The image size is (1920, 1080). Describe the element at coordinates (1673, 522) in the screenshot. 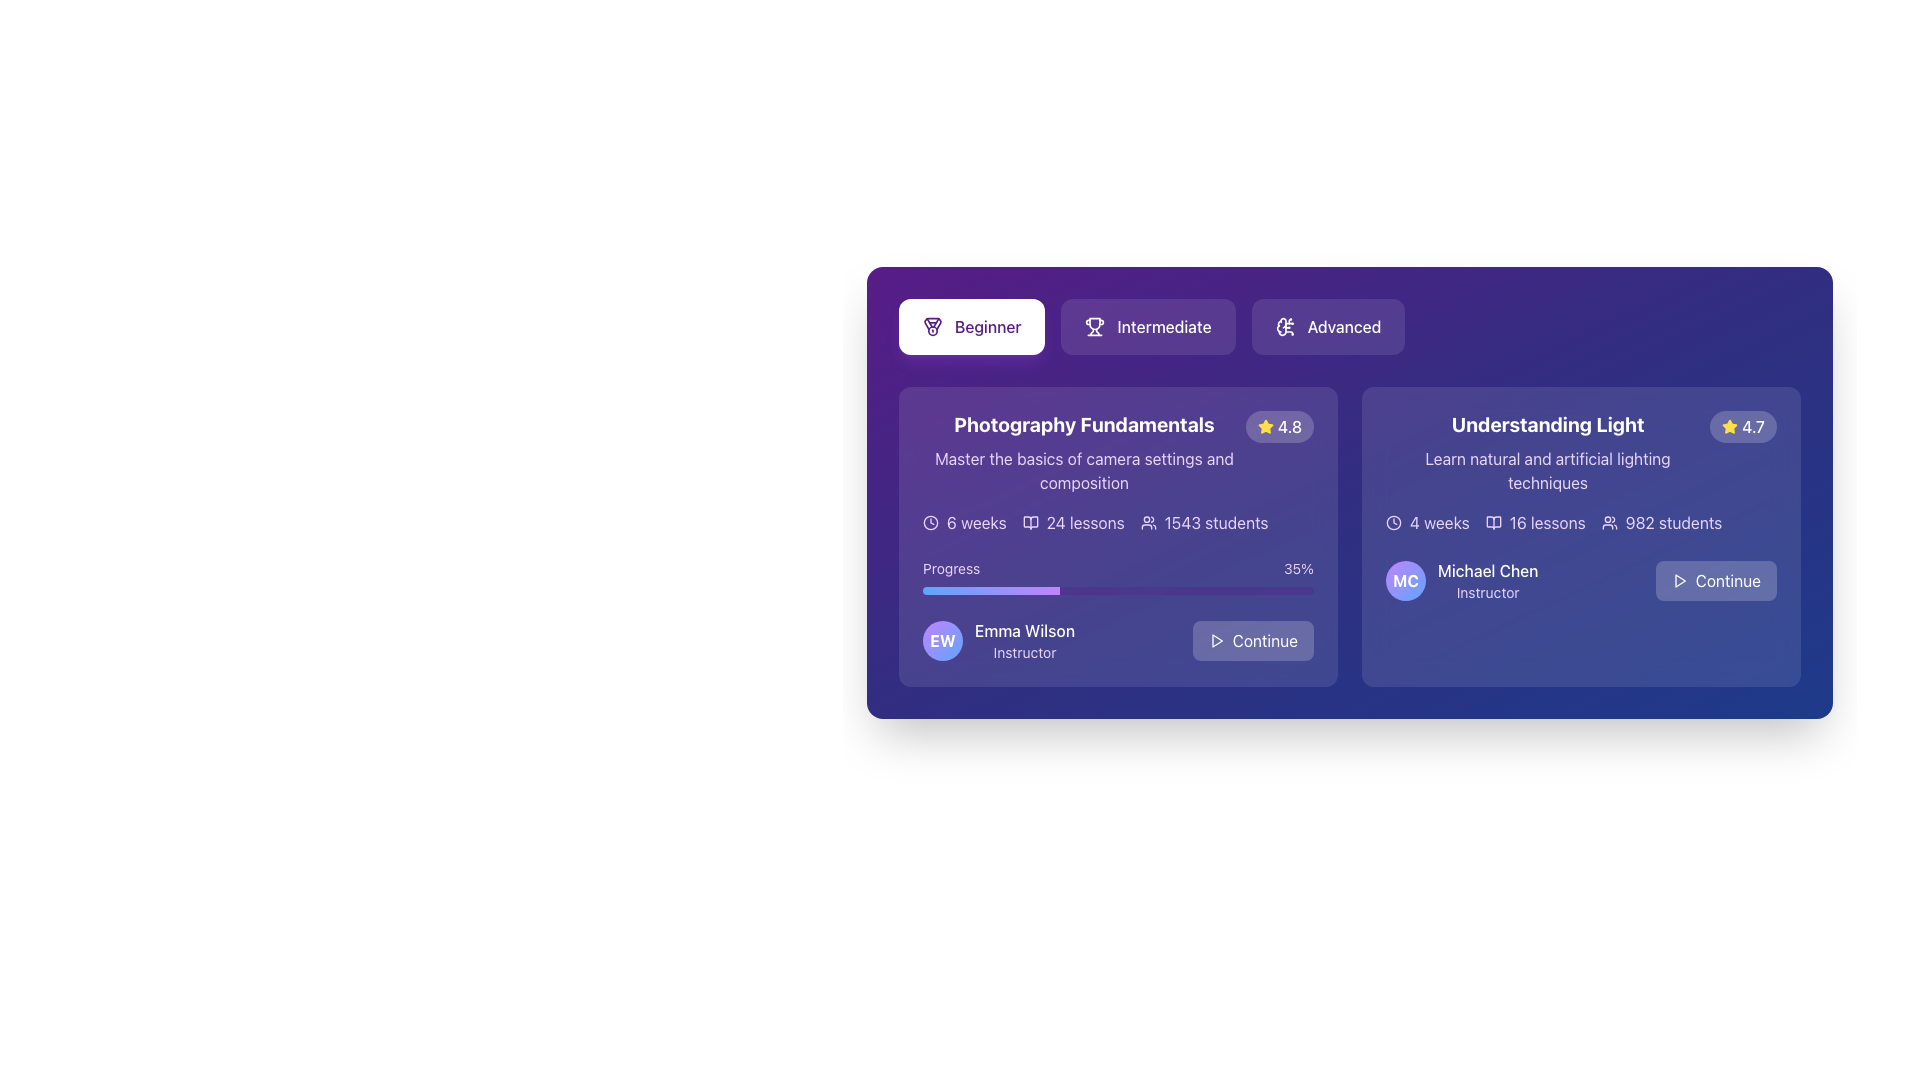

I see `the static text displaying '982 students' in white color on a purple background, which is part of the course card for 'Understanding Light.'` at that location.